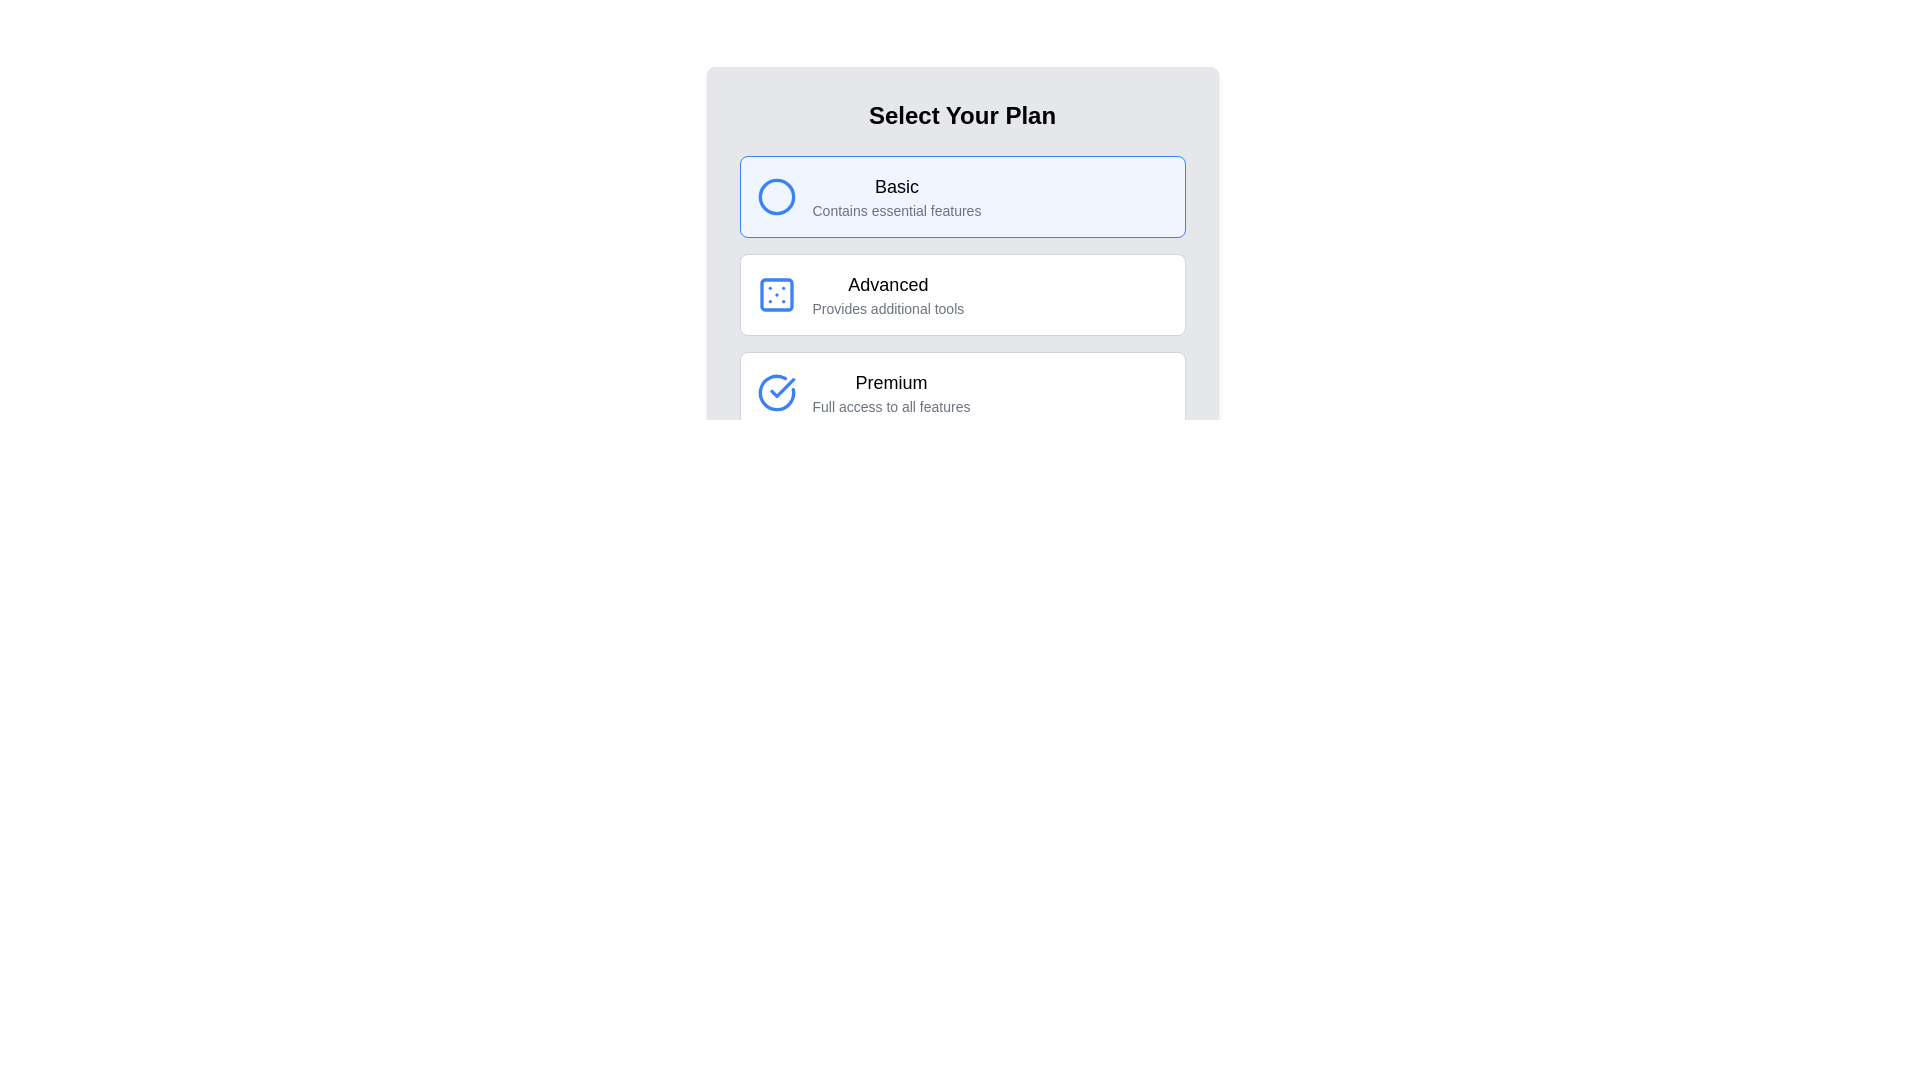 This screenshot has height=1080, width=1920. I want to click on the blue dice icon located to the left of the 'Advanced' text in the subscription plan selection interface, so click(775, 294).